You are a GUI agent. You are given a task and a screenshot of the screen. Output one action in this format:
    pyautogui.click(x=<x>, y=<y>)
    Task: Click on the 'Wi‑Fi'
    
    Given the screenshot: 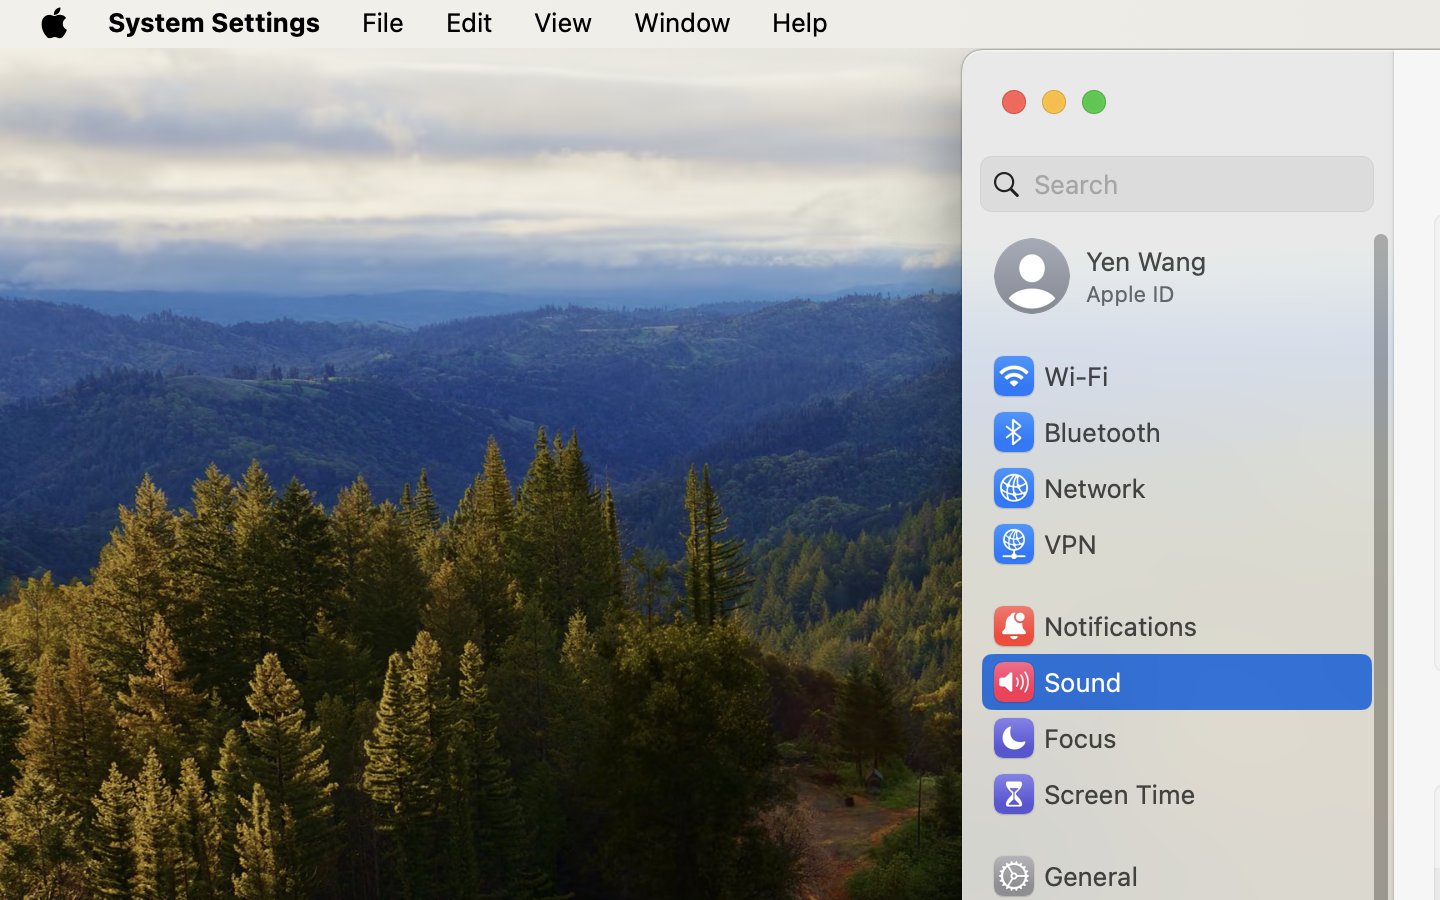 What is the action you would take?
    pyautogui.click(x=1049, y=376)
    